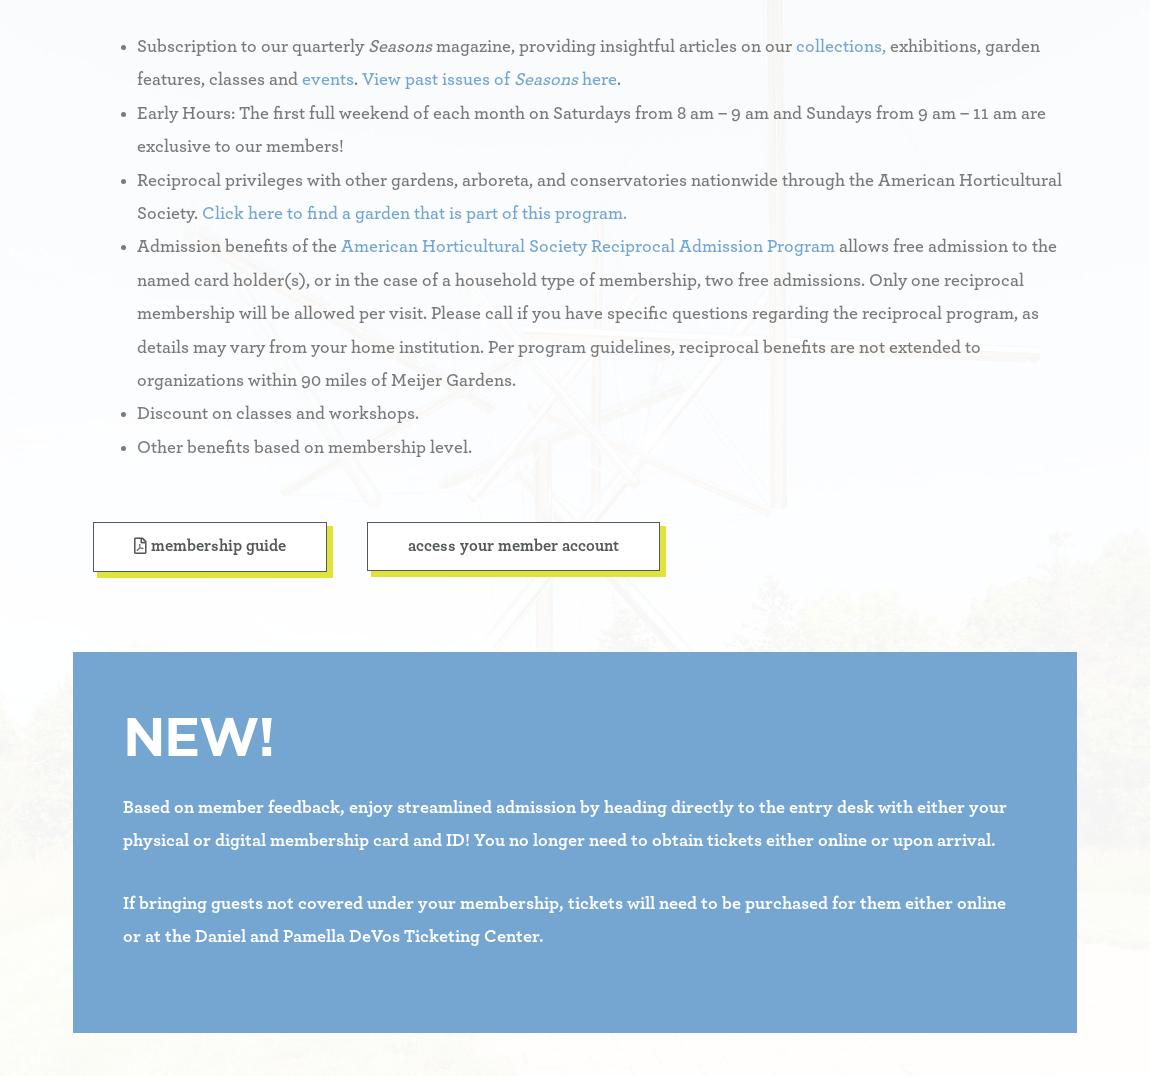 Image resolution: width=1150 pixels, height=1076 pixels. I want to click on 'Discount on classes and workshops.', so click(276, 414).